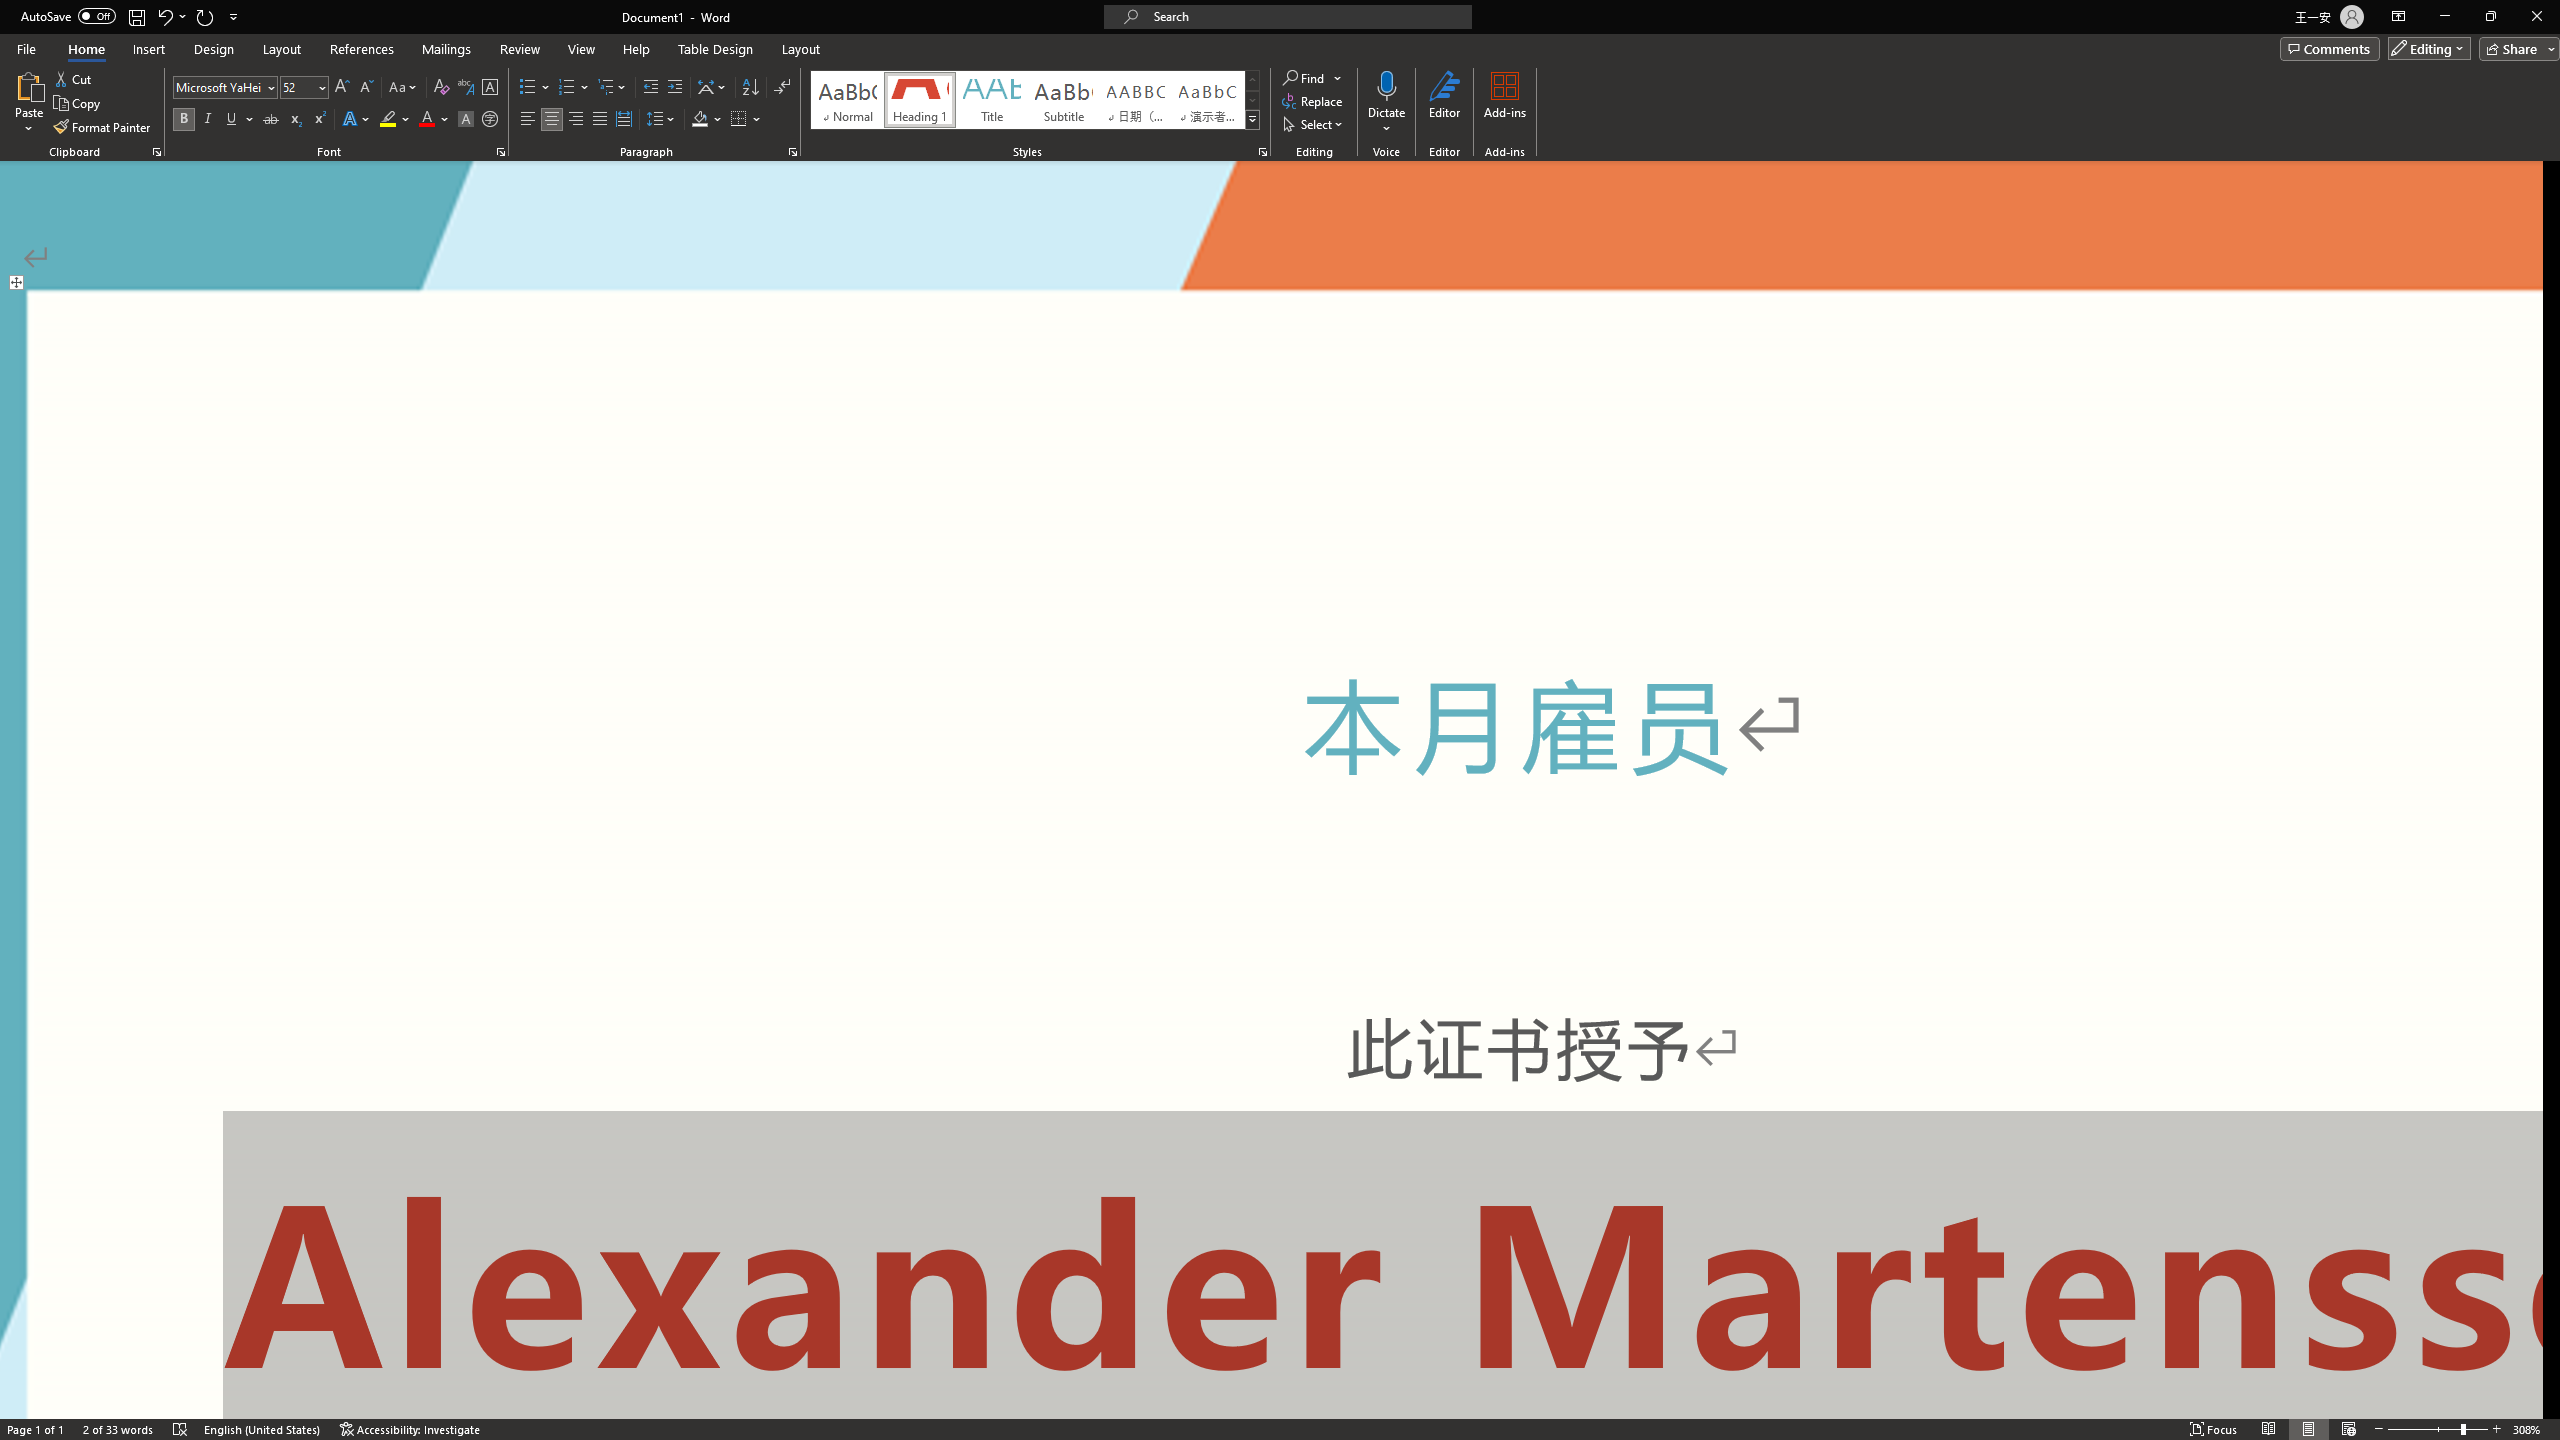  Describe the element at coordinates (122, 1389) in the screenshot. I see `'Word Count 2 of 33 words'` at that location.